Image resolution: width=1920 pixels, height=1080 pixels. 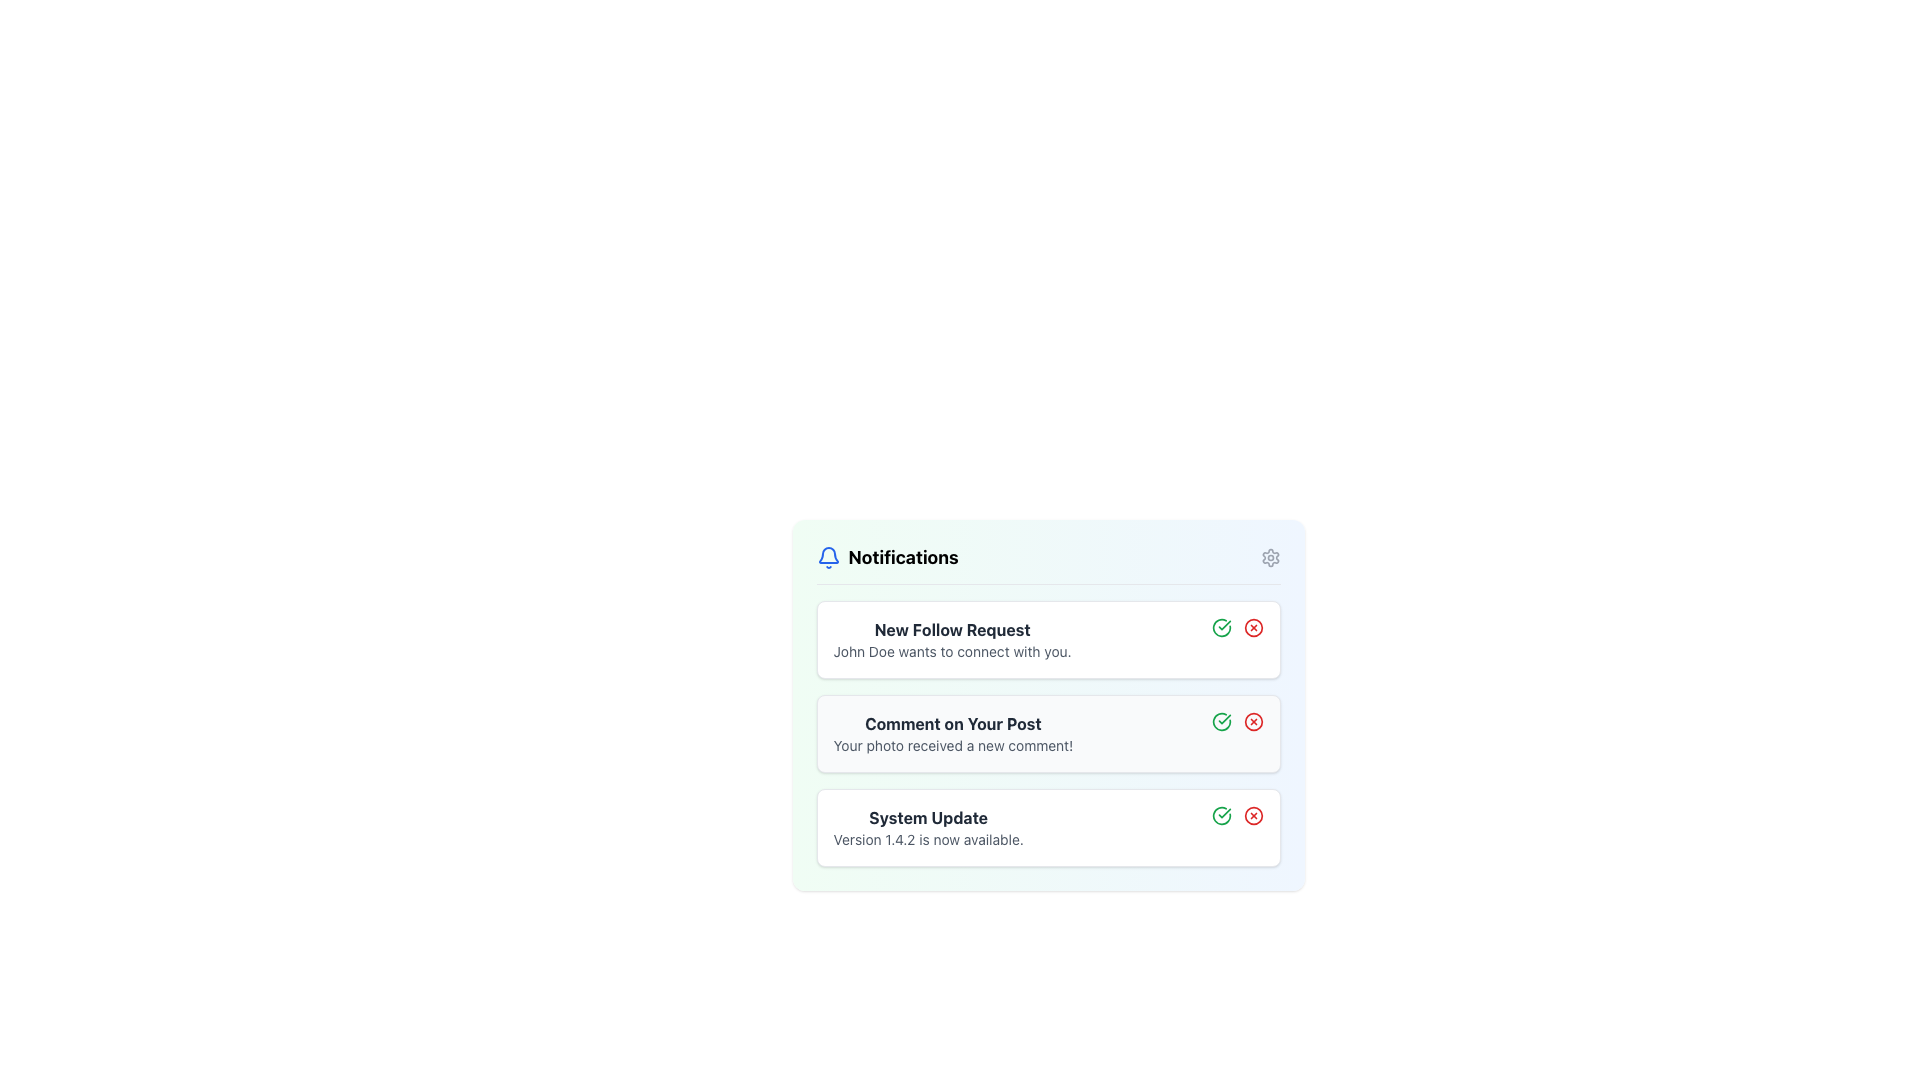 What do you see at coordinates (1252, 816) in the screenshot?
I see `the dismiss button for the 'System Update' notification` at bounding box center [1252, 816].